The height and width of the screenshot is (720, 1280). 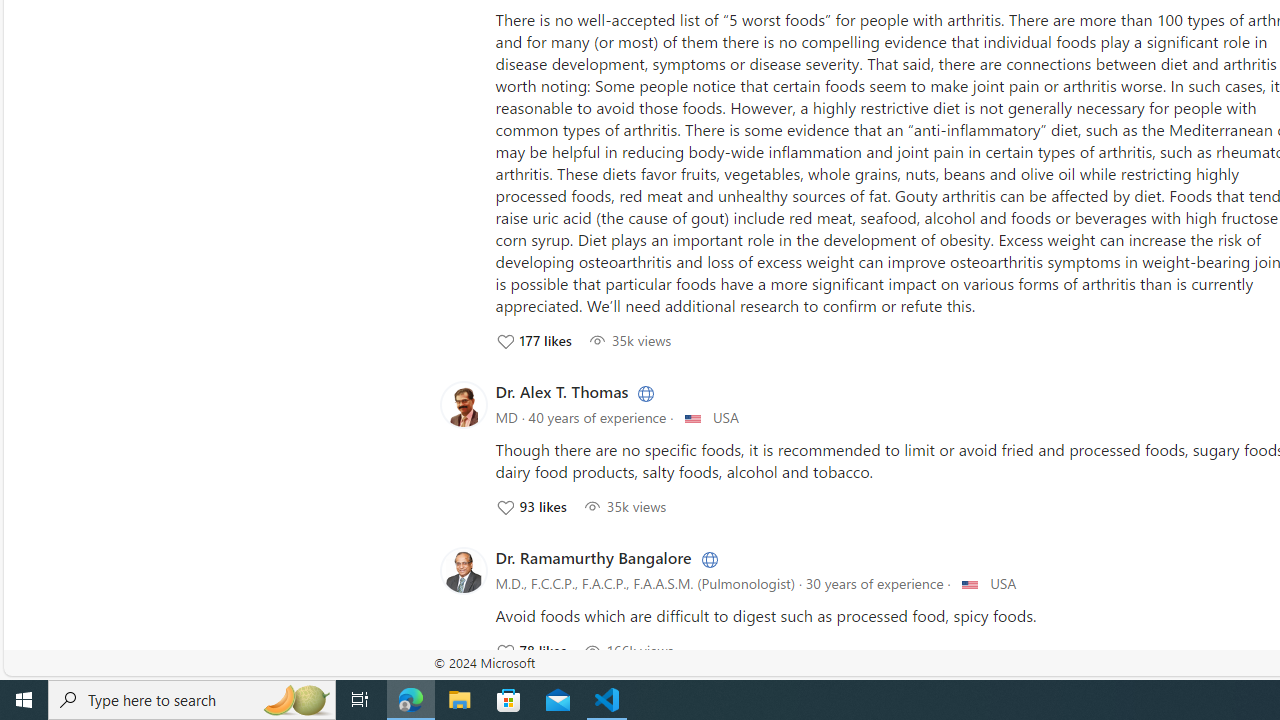 I want to click on 'Flag image of USA', so click(x=970, y=584).